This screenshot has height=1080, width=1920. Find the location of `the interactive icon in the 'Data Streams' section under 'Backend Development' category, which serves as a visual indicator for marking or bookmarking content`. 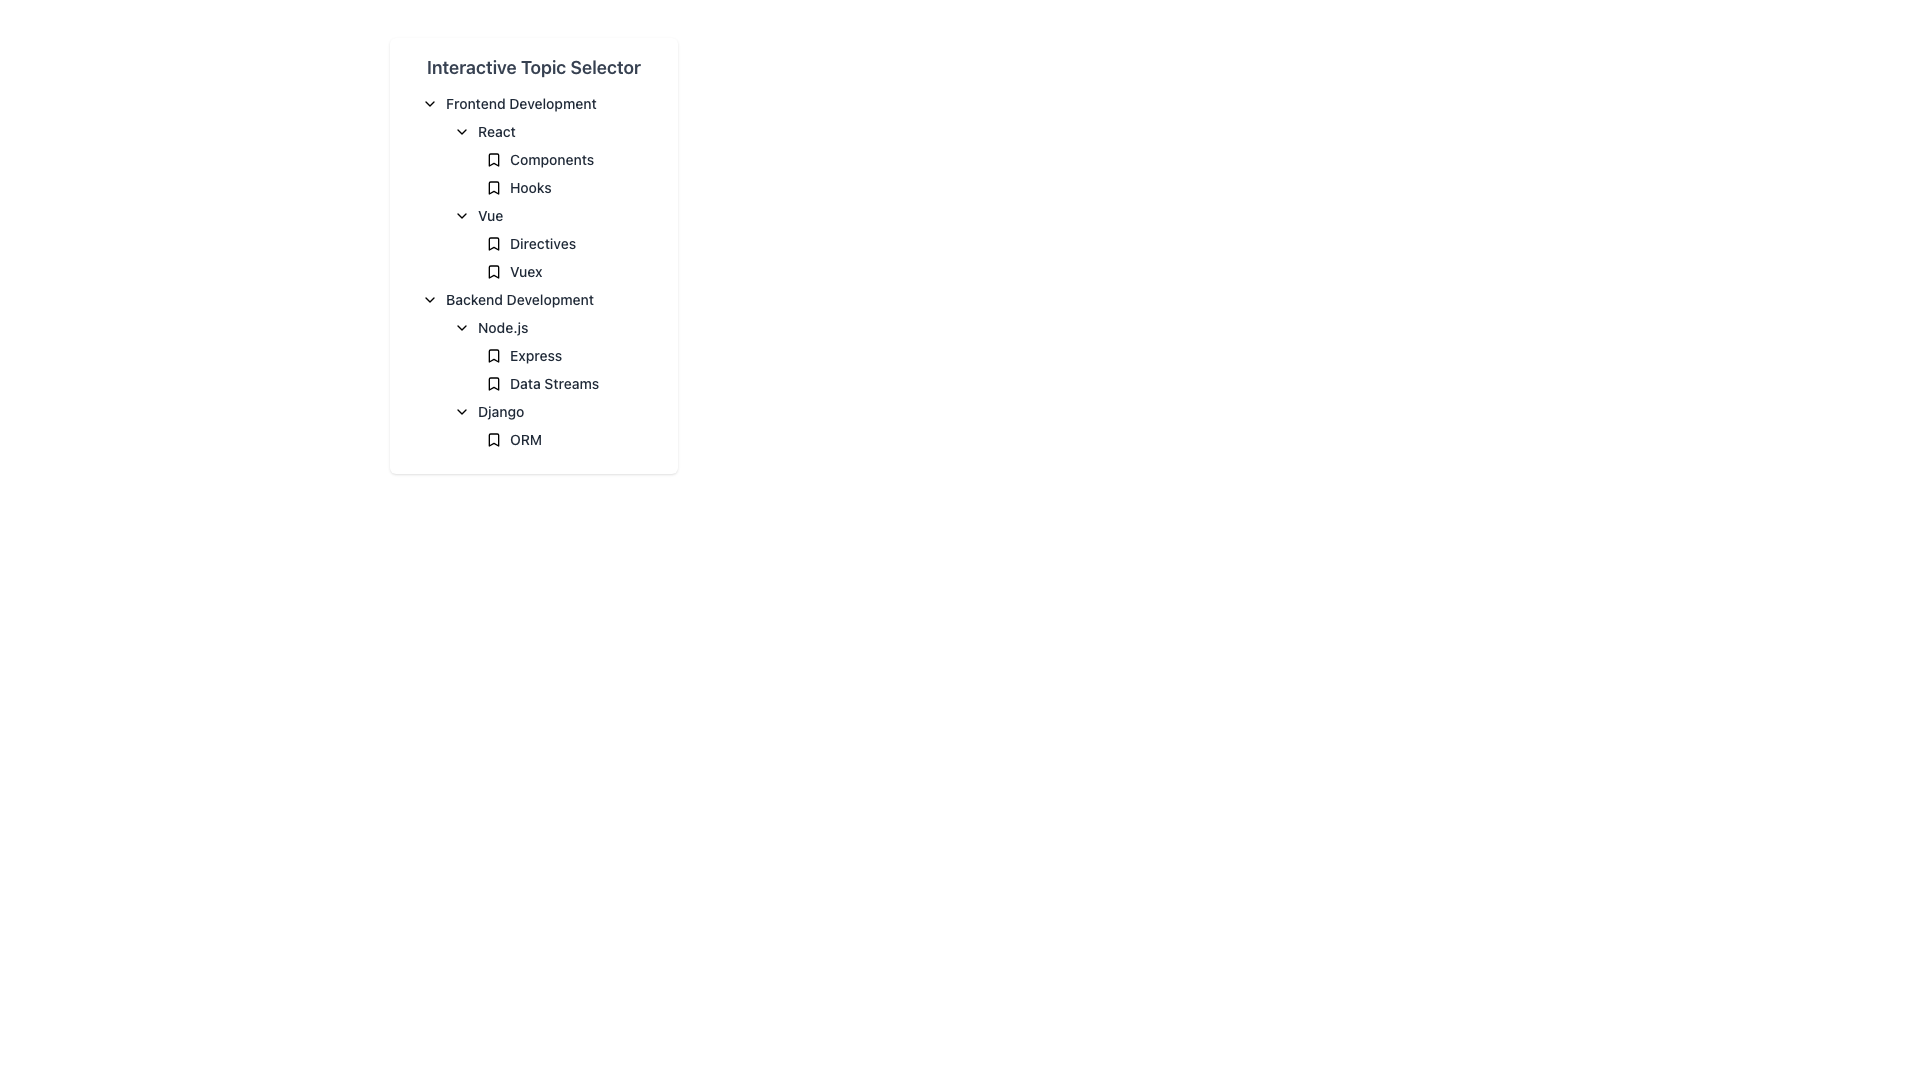

the interactive icon in the 'Data Streams' section under 'Backend Development' category, which serves as a visual indicator for marking or bookmarking content is located at coordinates (494, 384).